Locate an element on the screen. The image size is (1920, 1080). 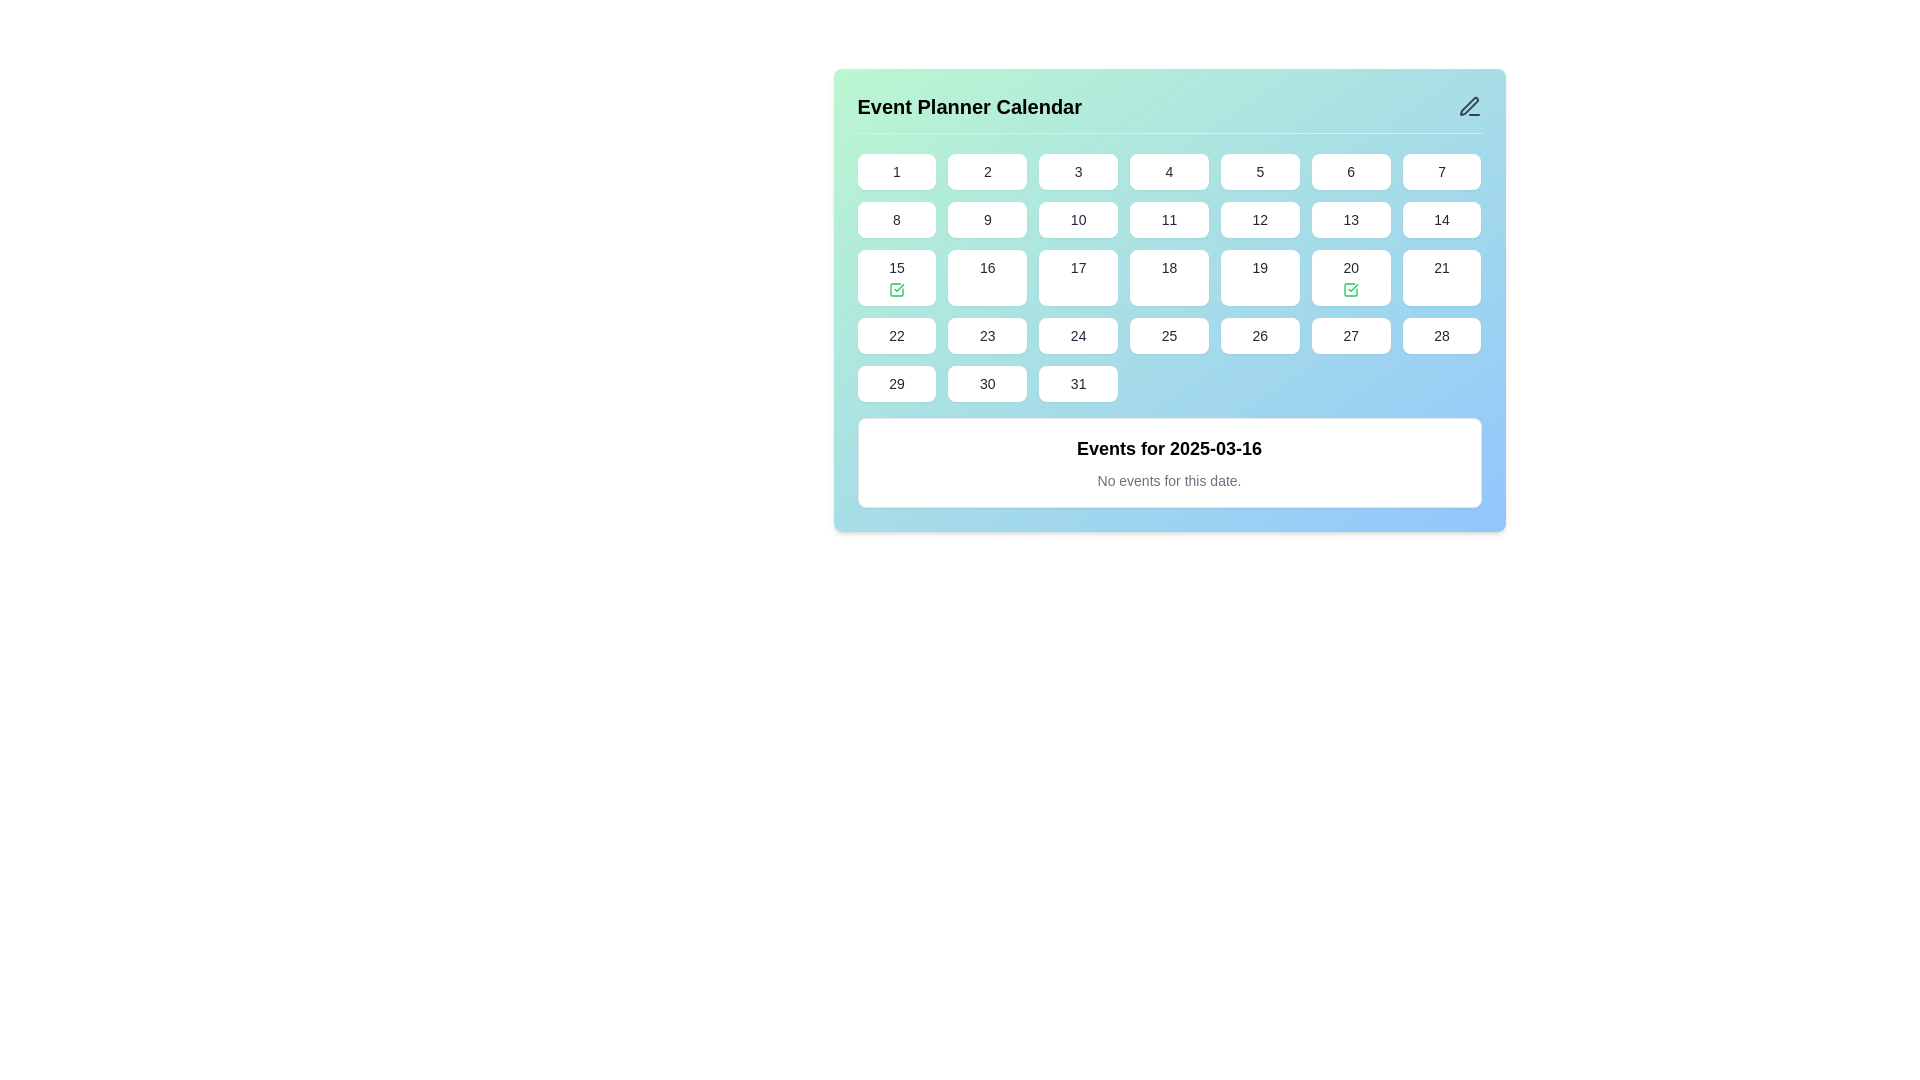
the calendar date button located in the second row and fourth column of the calendar grid is located at coordinates (1169, 219).